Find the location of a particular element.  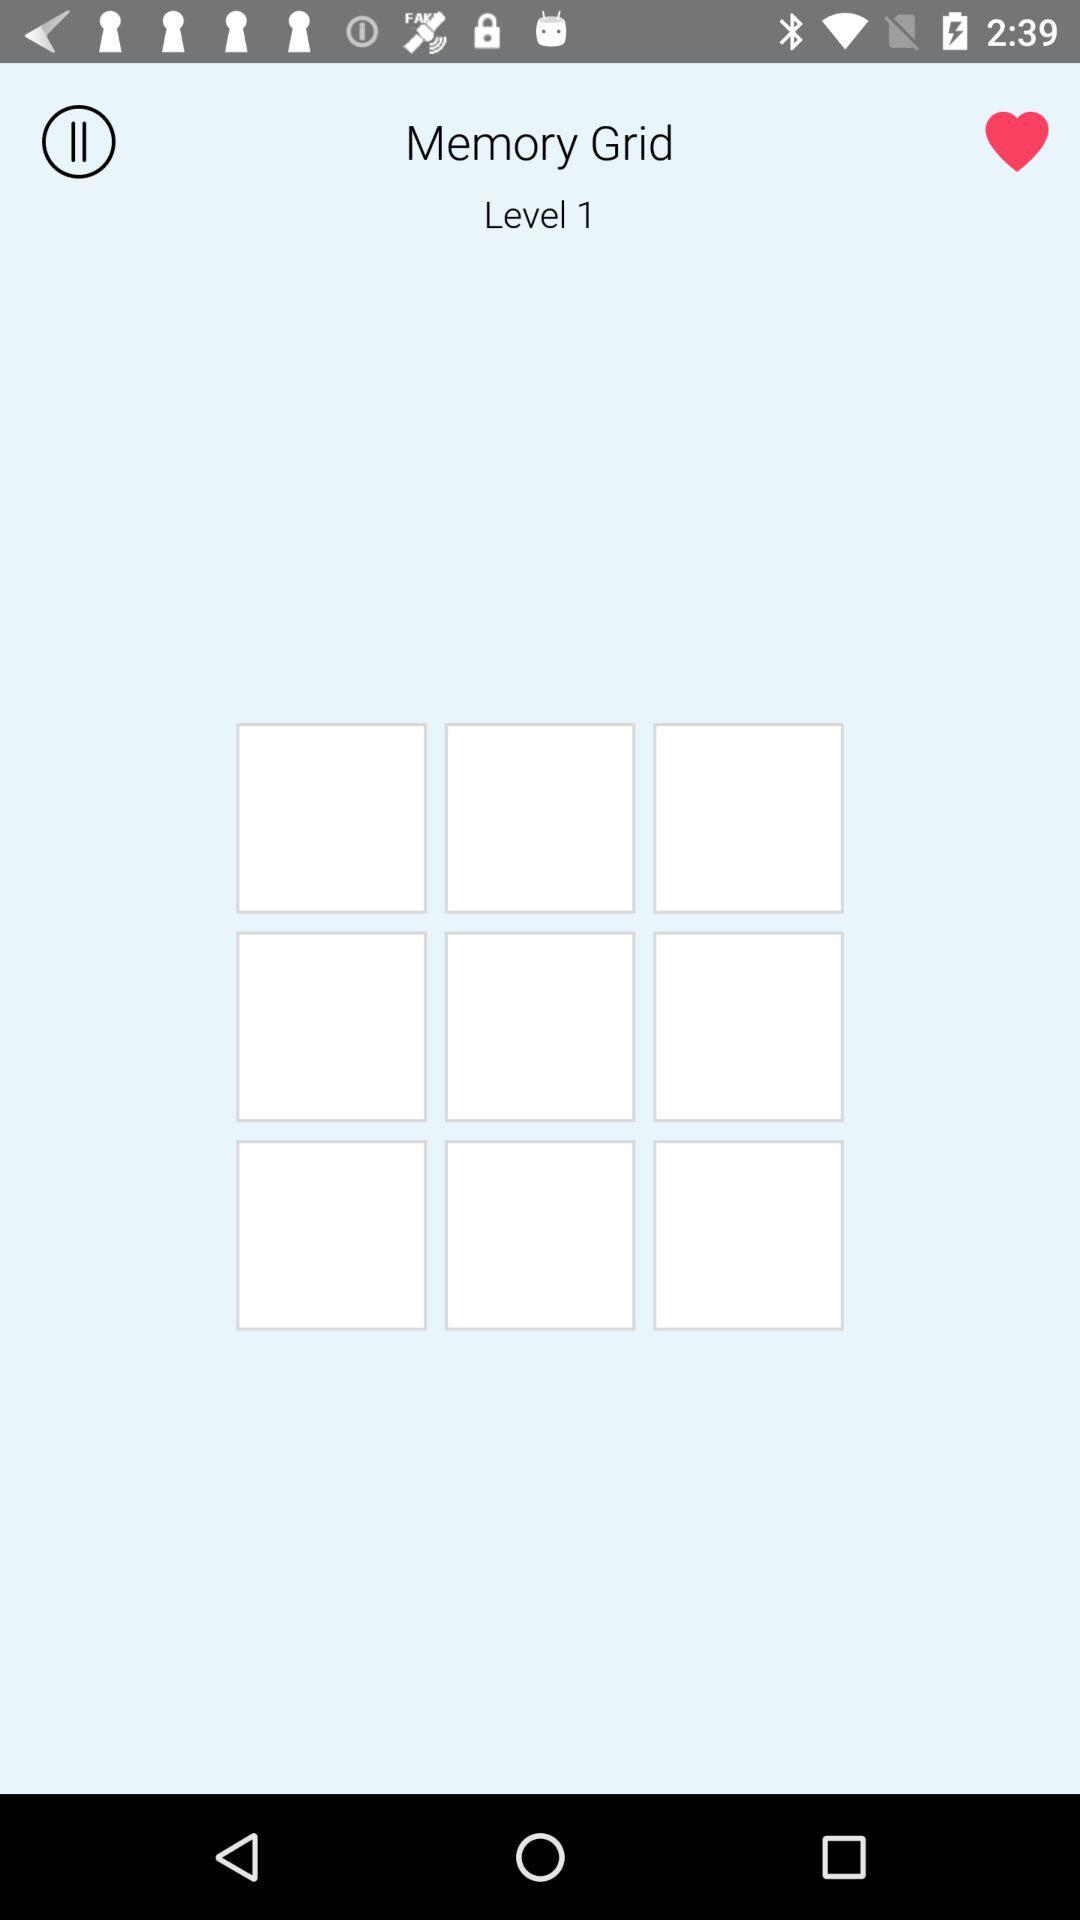

the first box from the second row is located at coordinates (330, 1027).